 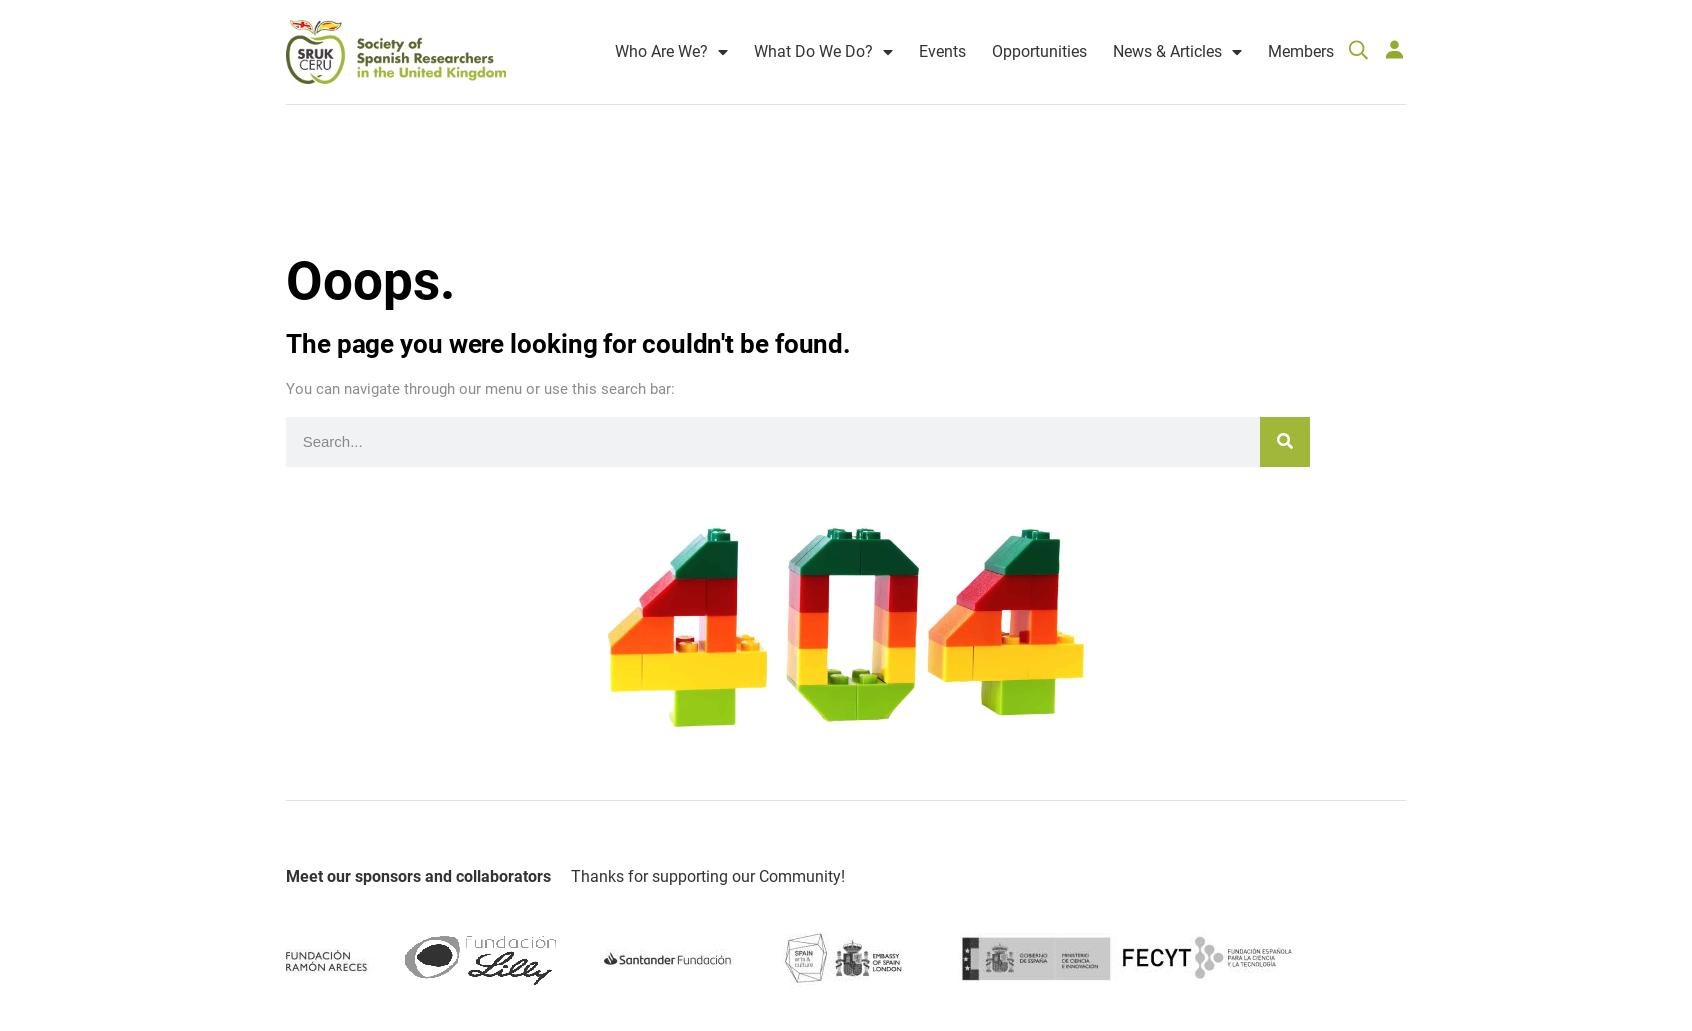 I want to click on 'What Do We Do?', so click(x=813, y=33).